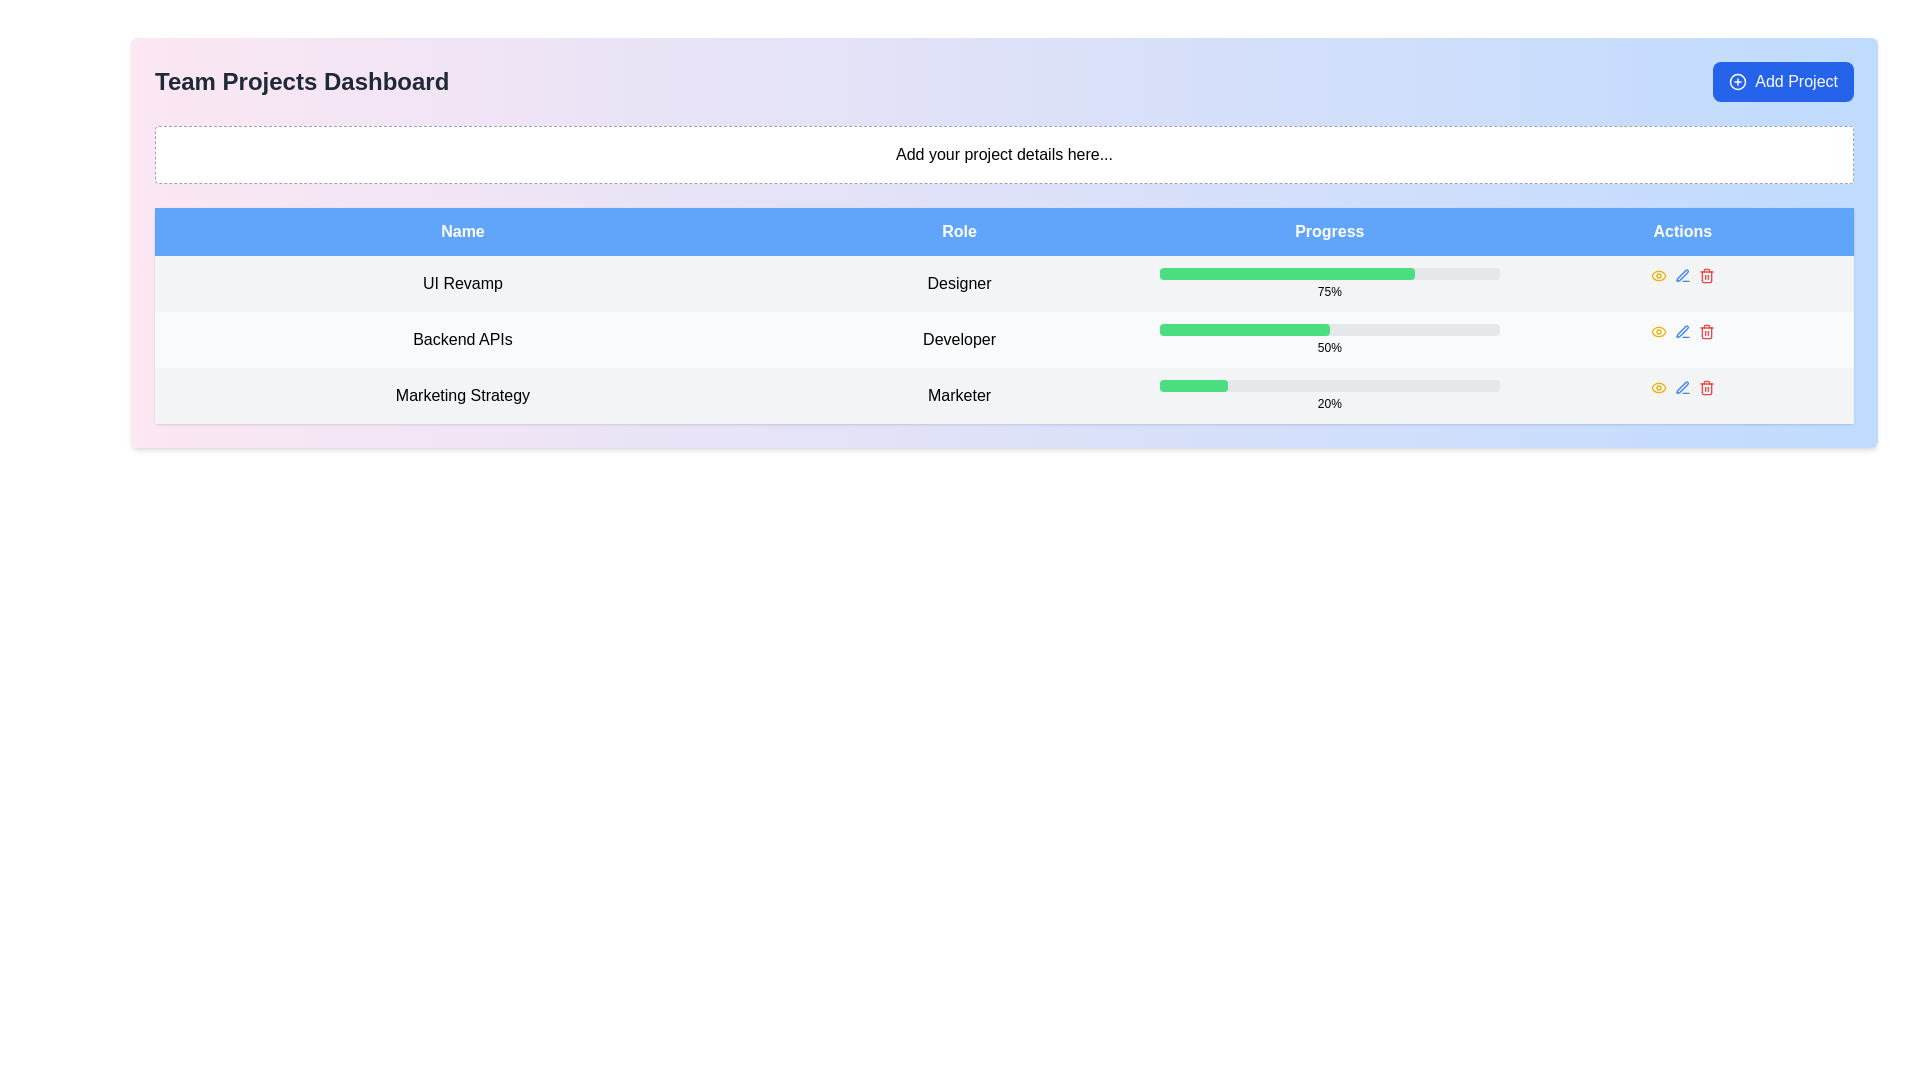  What do you see at coordinates (1194, 385) in the screenshot?
I see `the green progress bar indicator in the 'Progress' column of the 'Marketing Strategy' row within the 'Team Projects Dashboard' table, which represents 20% completion` at bounding box center [1194, 385].